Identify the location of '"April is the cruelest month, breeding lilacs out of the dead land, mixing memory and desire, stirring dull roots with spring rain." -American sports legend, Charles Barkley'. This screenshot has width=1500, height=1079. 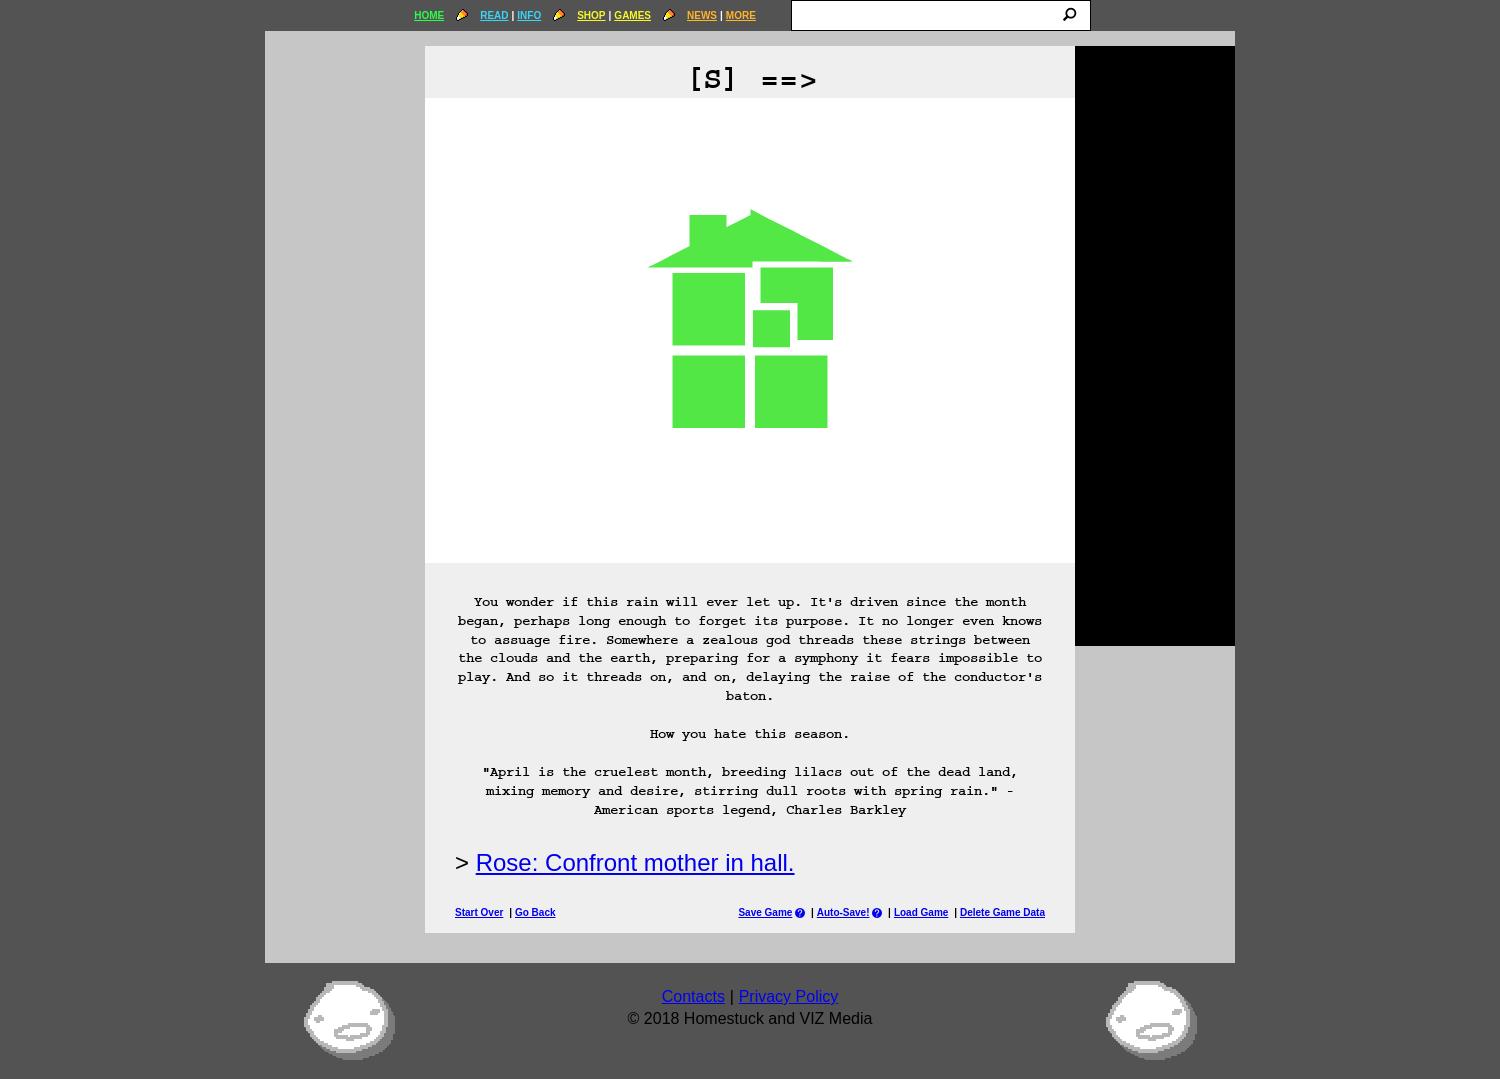
(480, 789).